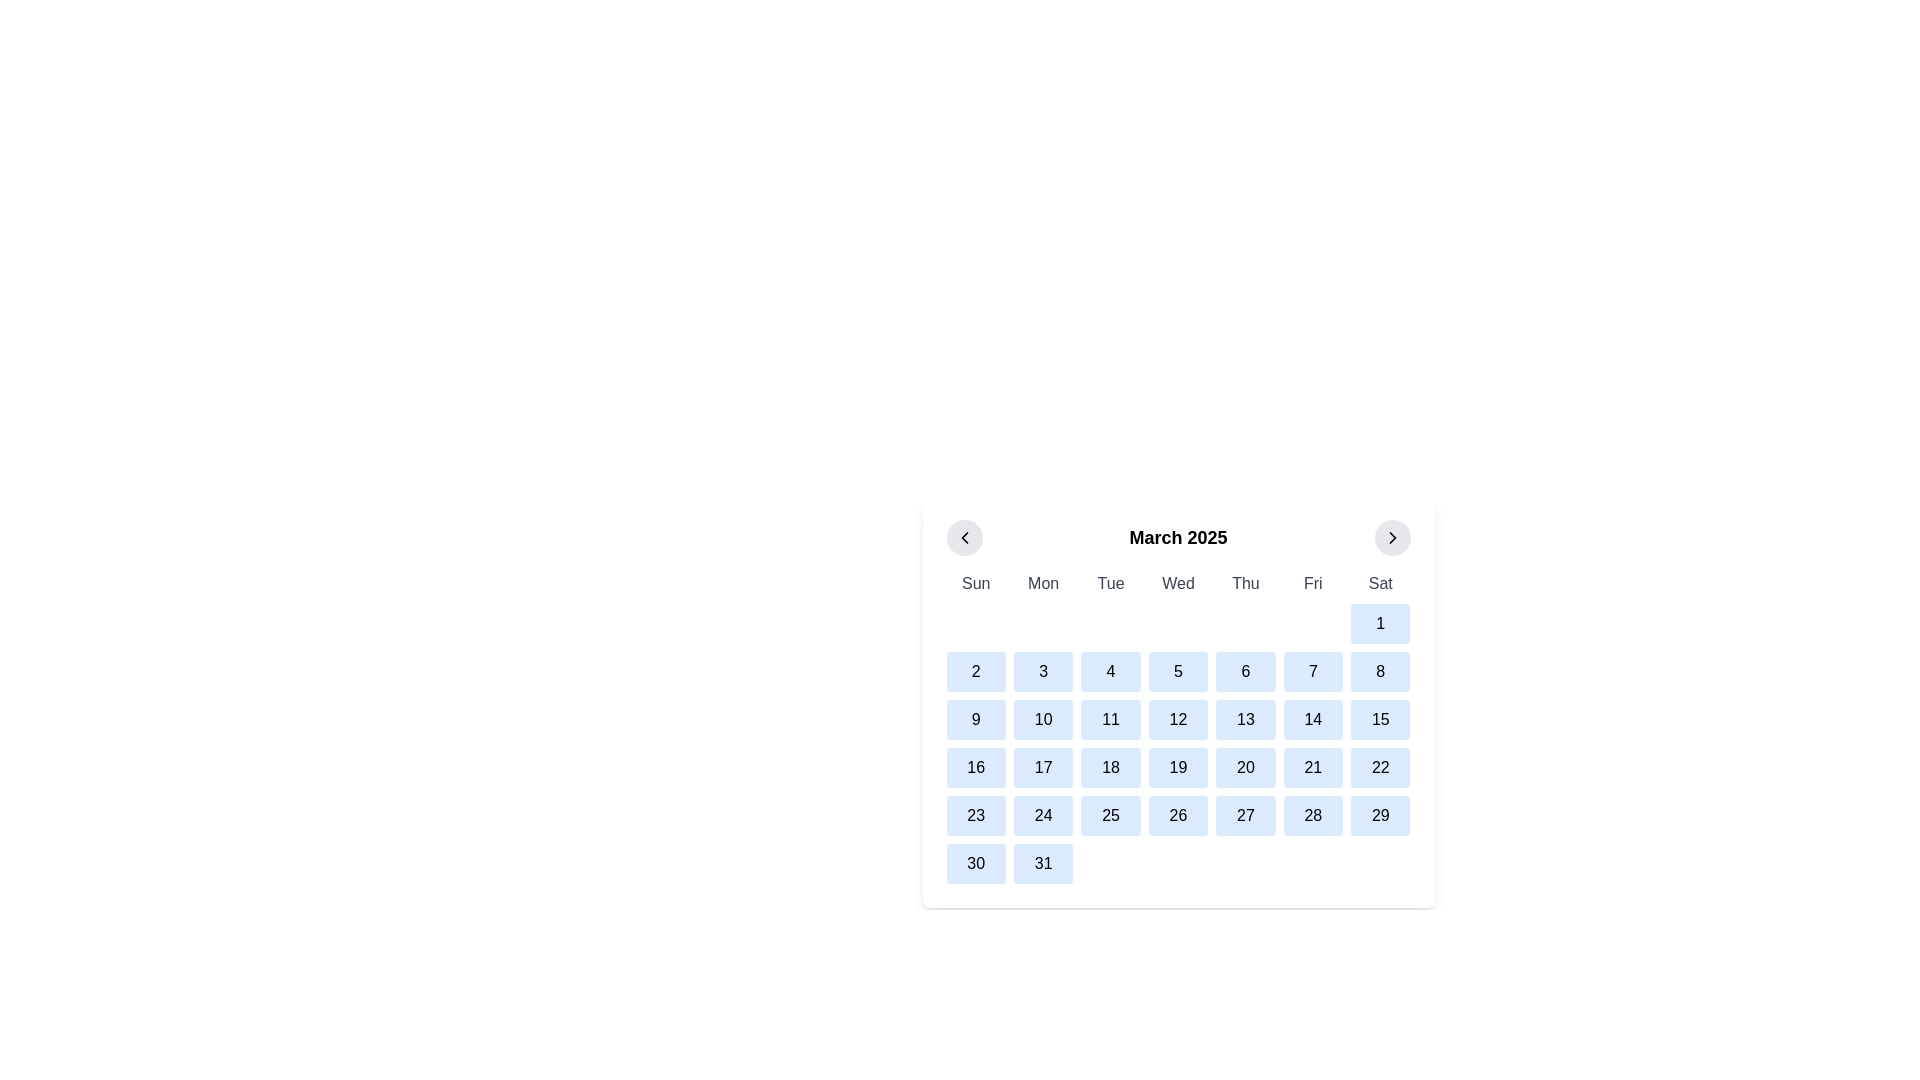 The height and width of the screenshot is (1080, 1920). I want to click on the button that allows users to navigate to the previous month in the calendar, so click(964, 536).